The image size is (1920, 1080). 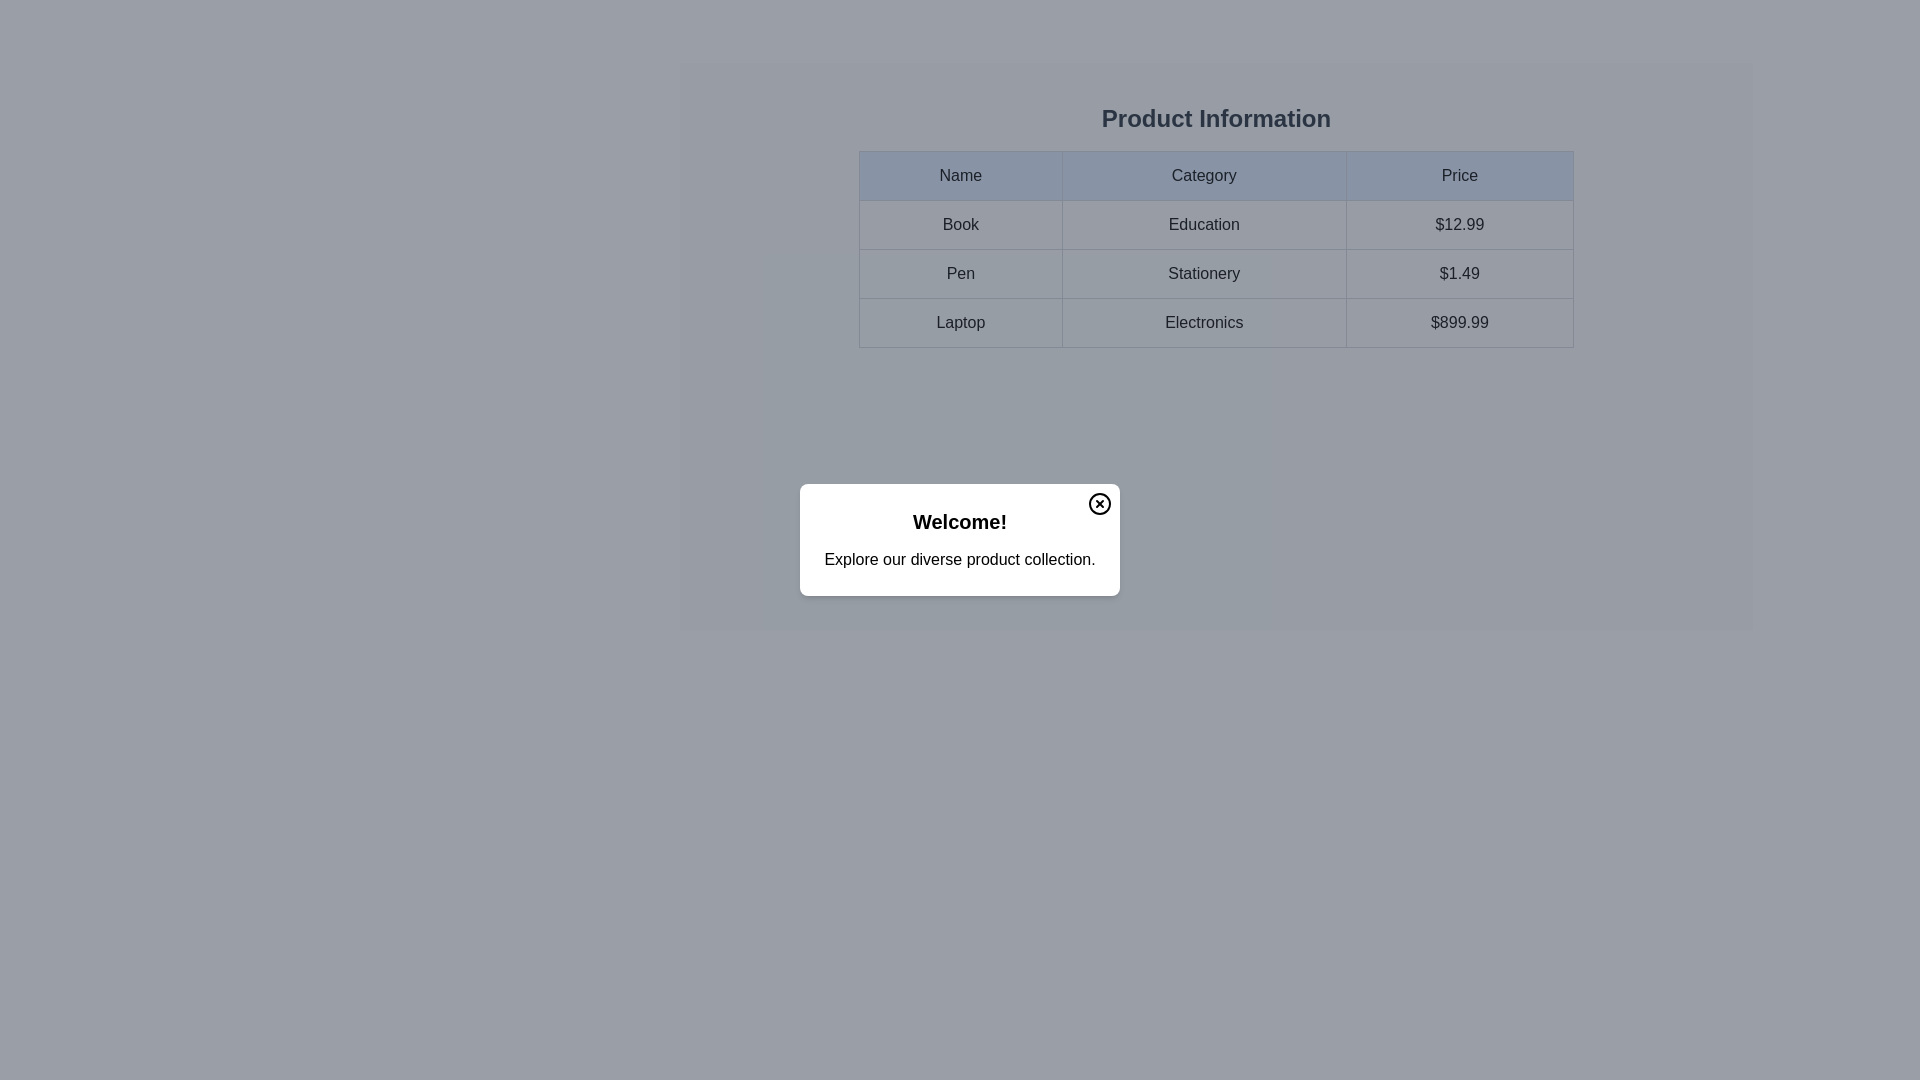 I want to click on the decorative circle in the close icon located at the top-right corner of the popup overlay box that contains the text 'Welcome!' and 'Explore our diverse product collection.', so click(x=1098, y=503).